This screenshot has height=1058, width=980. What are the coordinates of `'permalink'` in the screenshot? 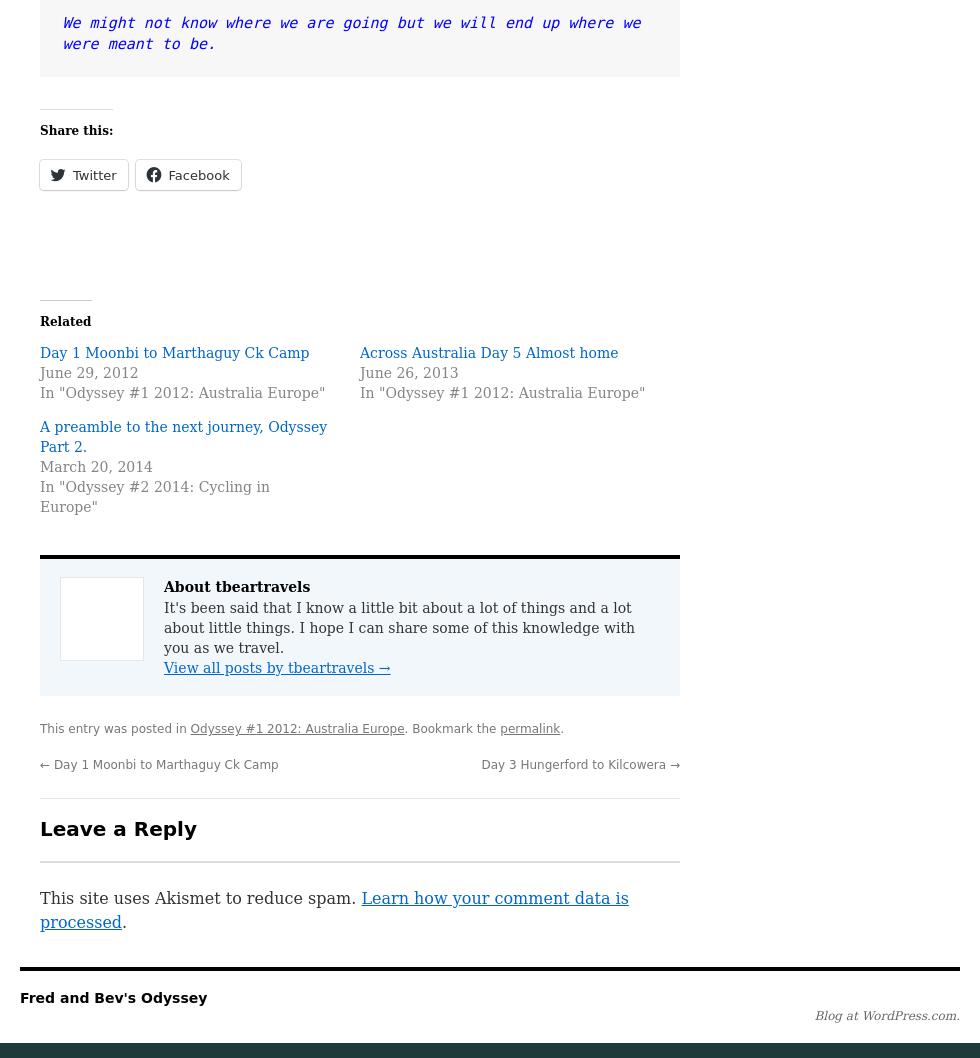 It's located at (529, 728).